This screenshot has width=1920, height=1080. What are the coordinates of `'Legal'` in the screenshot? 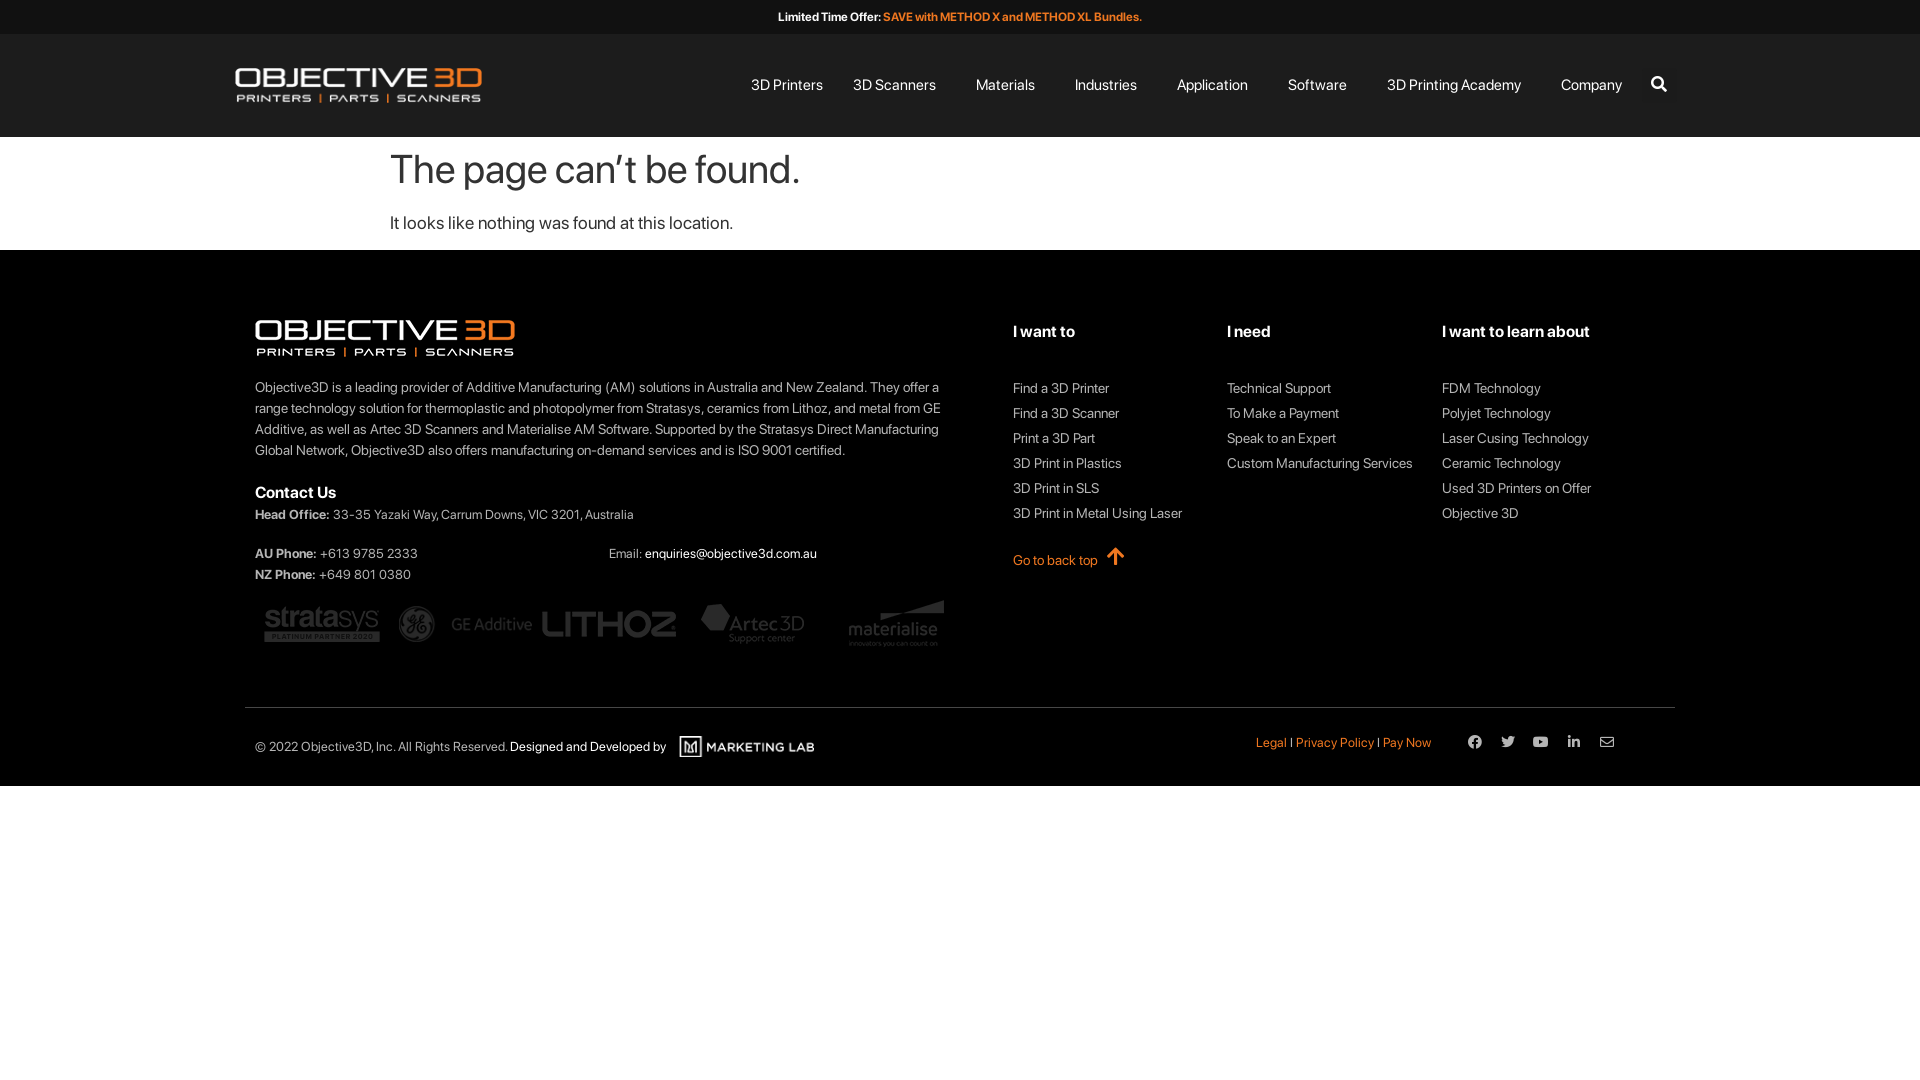 It's located at (1270, 742).